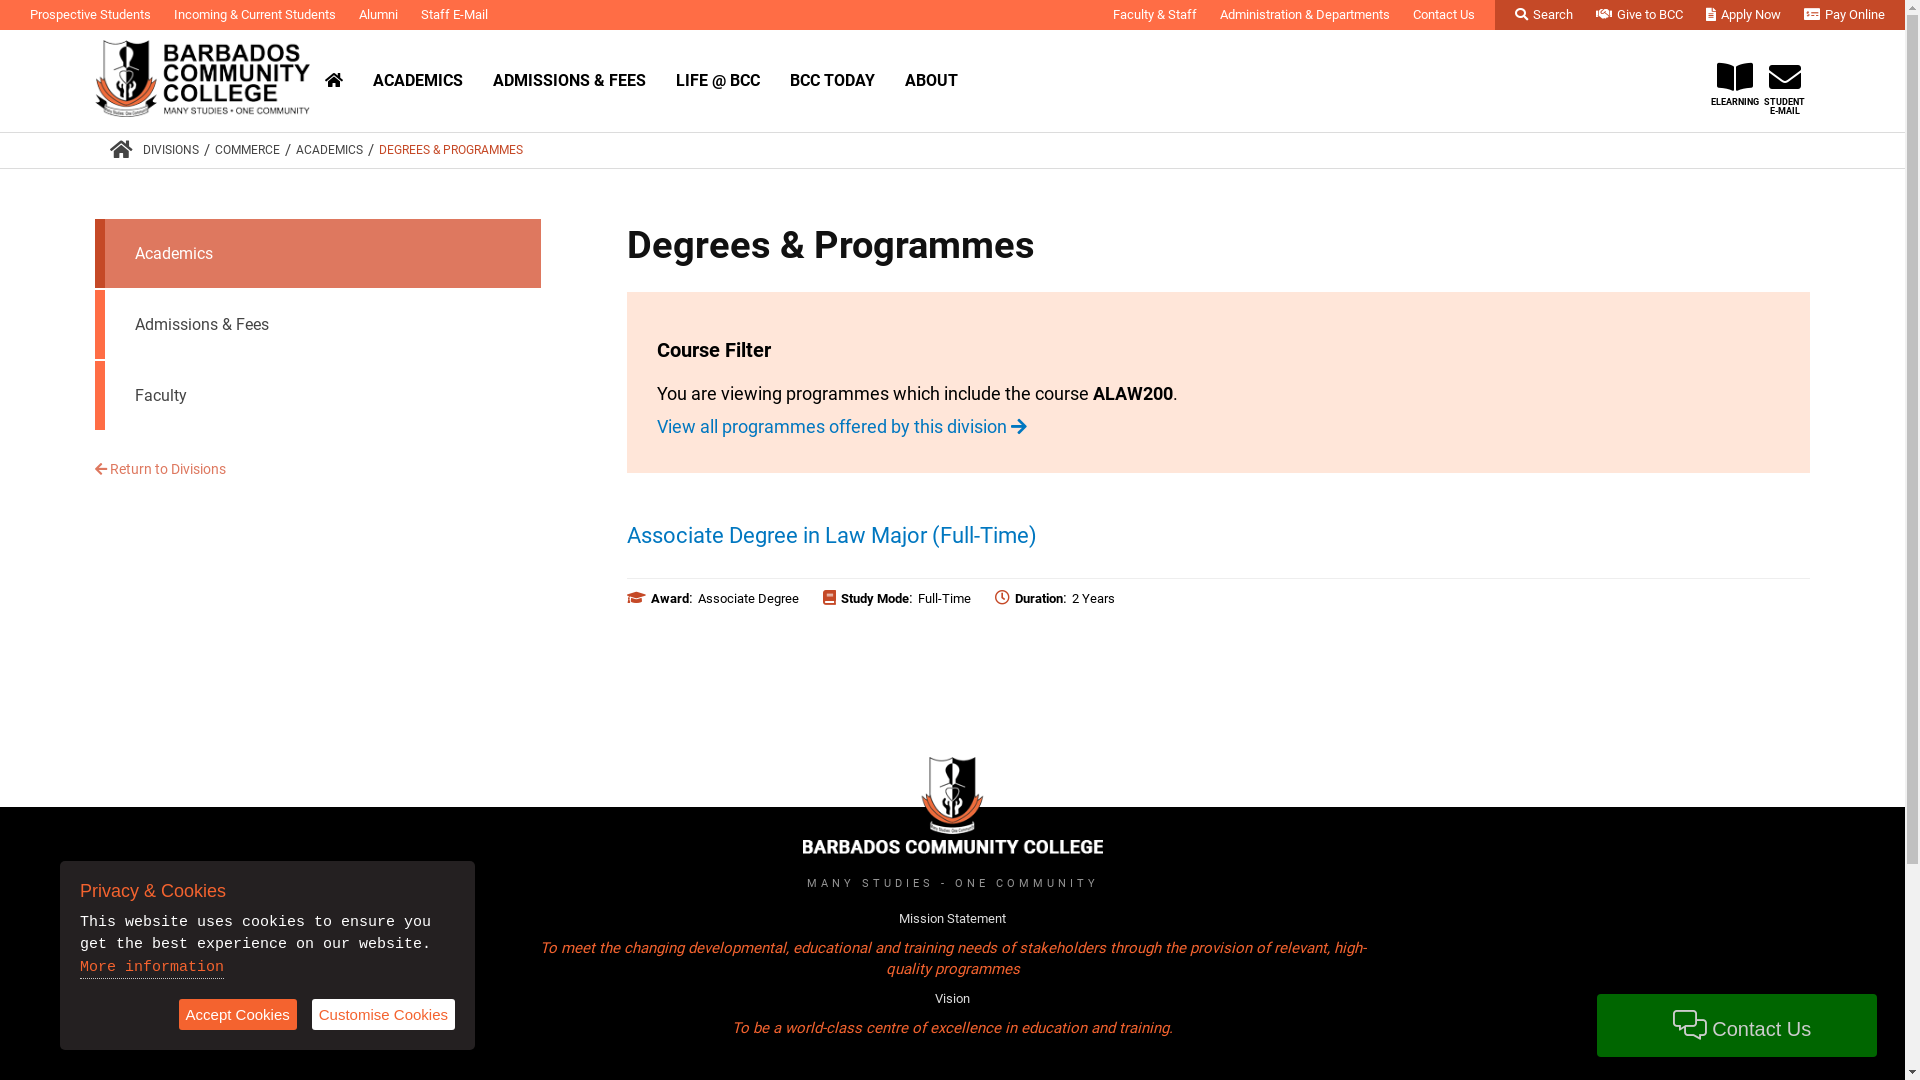  Describe the element at coordinates (1843, 14) in the screenshot. I see `'Pay Online'` at that location.